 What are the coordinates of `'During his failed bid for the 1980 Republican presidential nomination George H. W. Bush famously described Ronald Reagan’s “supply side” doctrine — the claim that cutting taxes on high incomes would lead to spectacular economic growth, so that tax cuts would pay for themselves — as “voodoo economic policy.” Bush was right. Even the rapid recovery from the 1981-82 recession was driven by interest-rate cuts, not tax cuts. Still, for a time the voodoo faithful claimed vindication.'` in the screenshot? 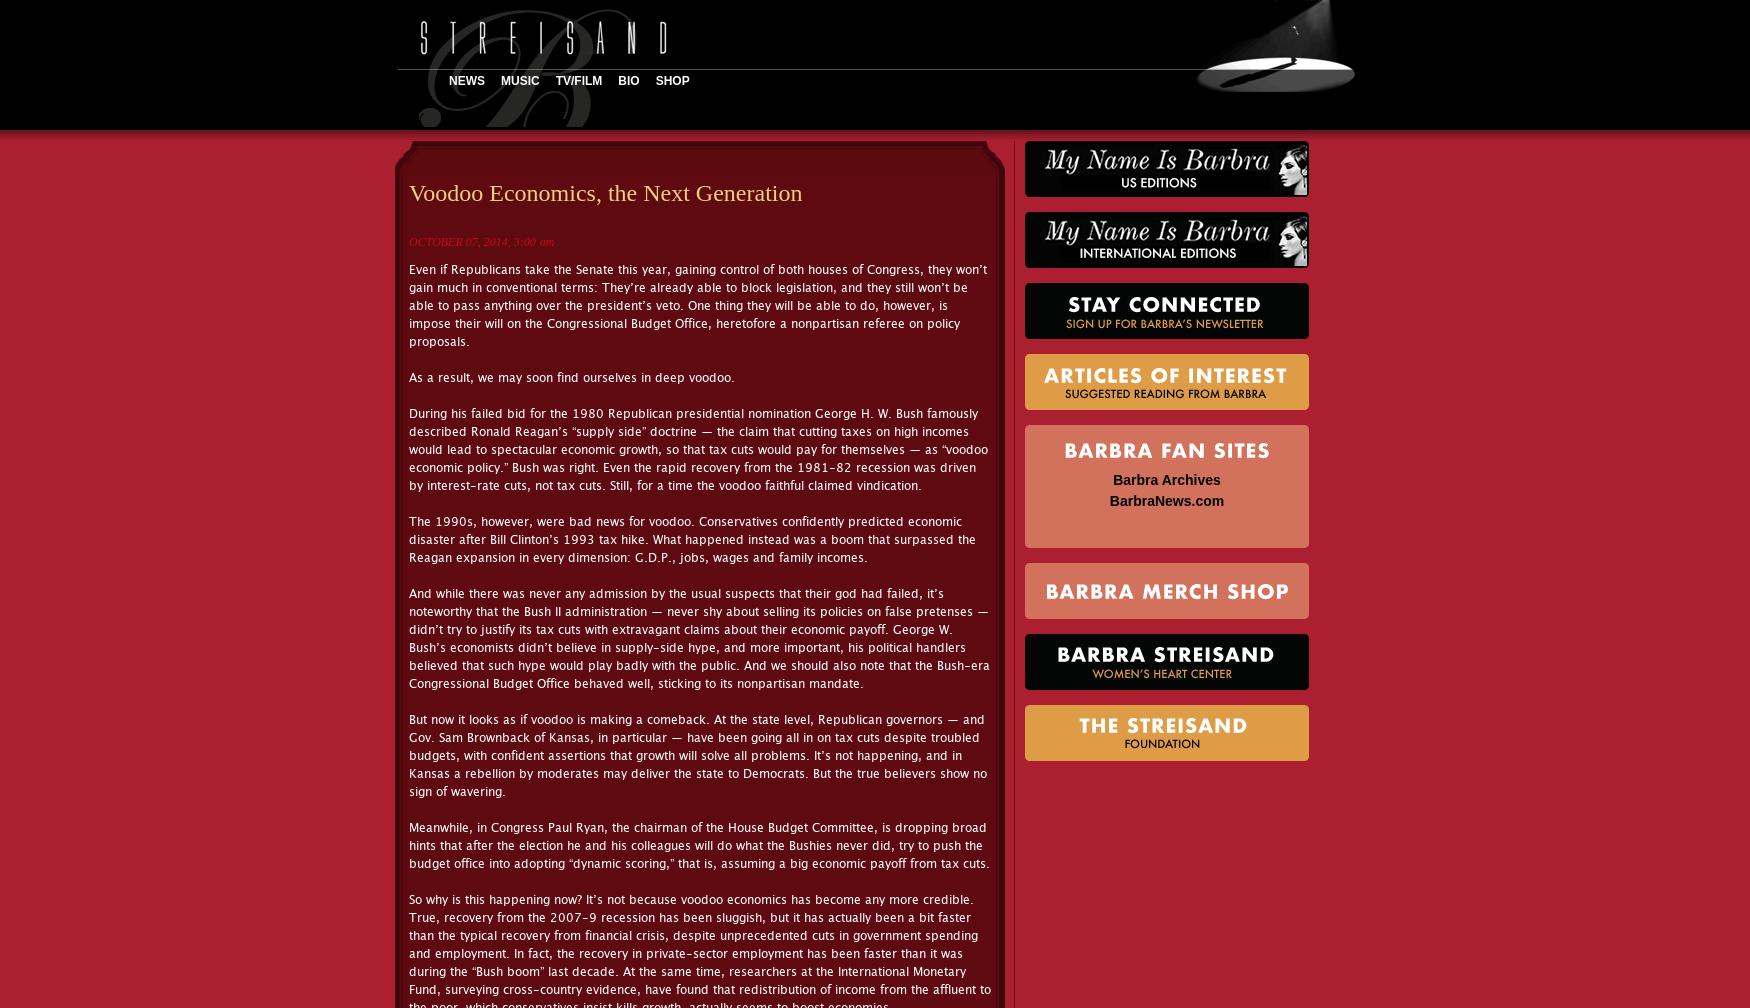 It's located at (698, 449).